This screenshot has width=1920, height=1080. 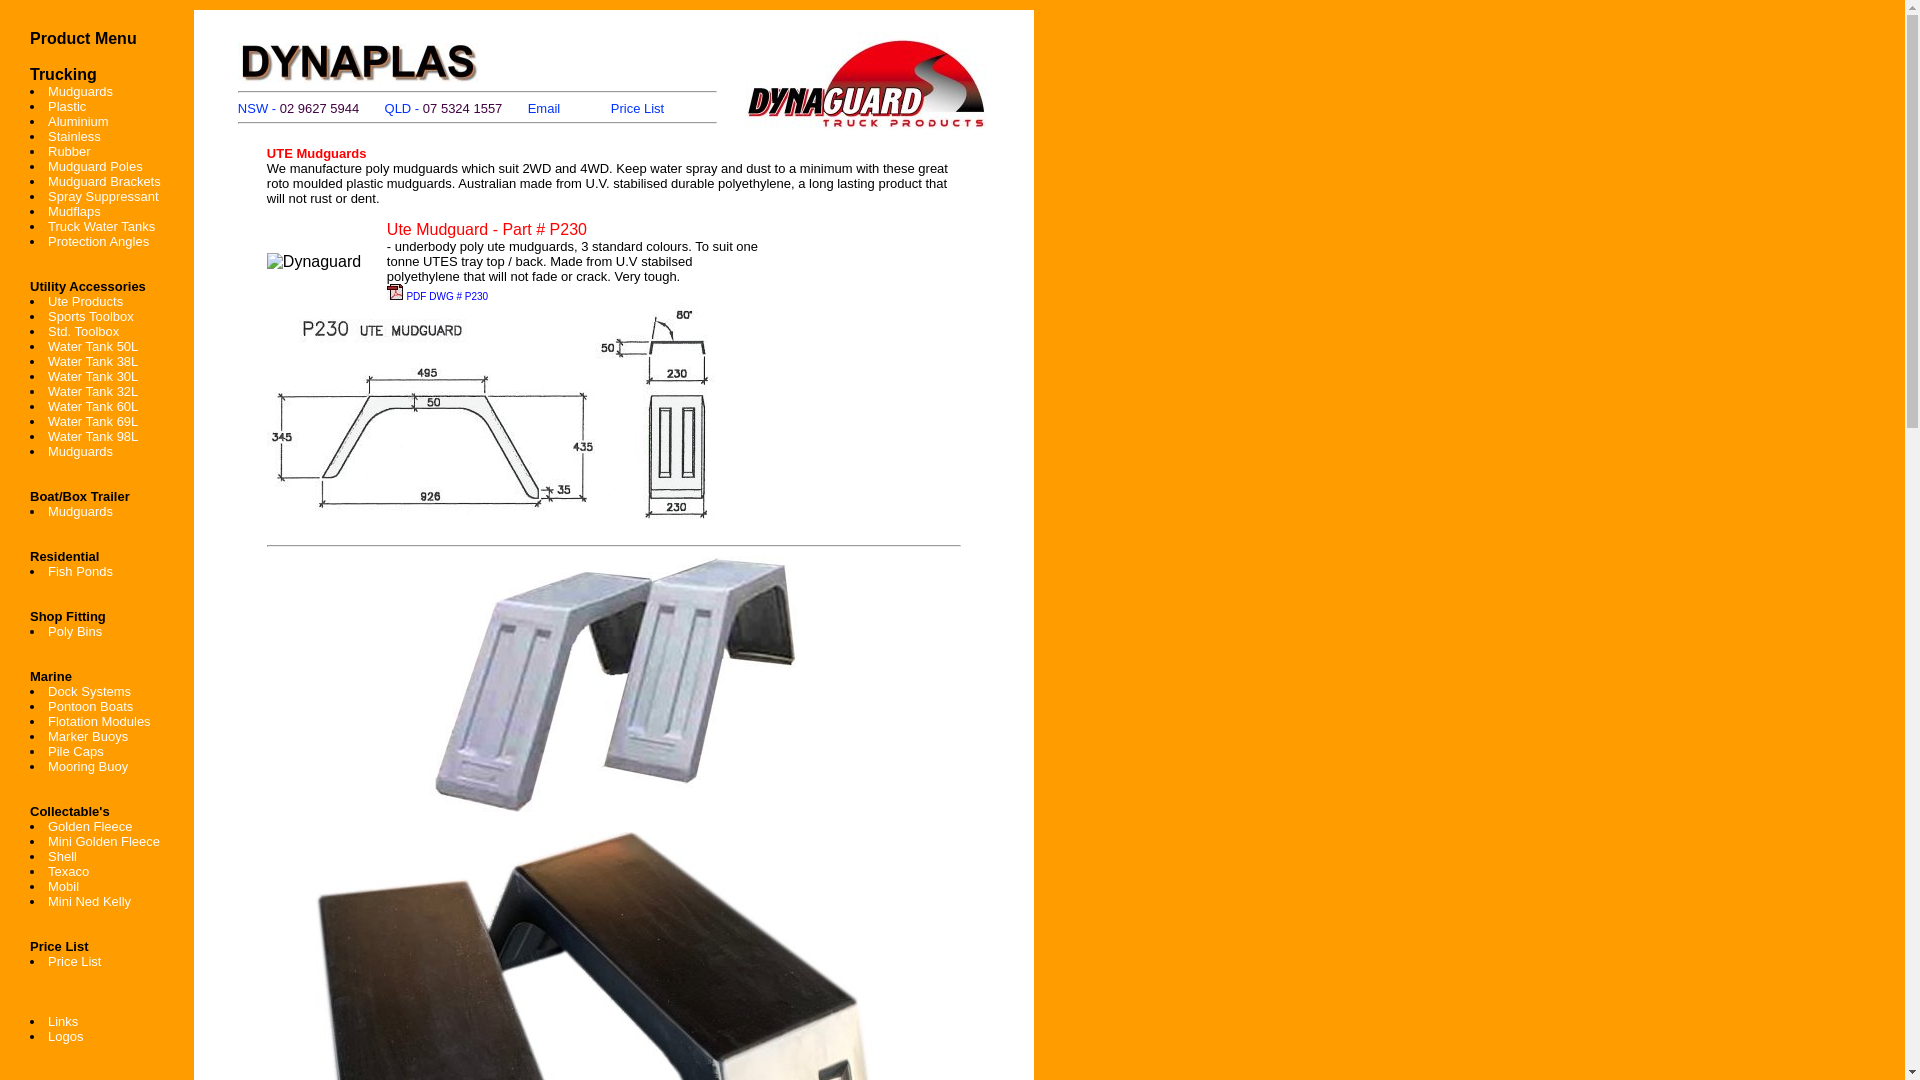 I want to click on 'Water Tank 98L', so click(x=91, y=435).